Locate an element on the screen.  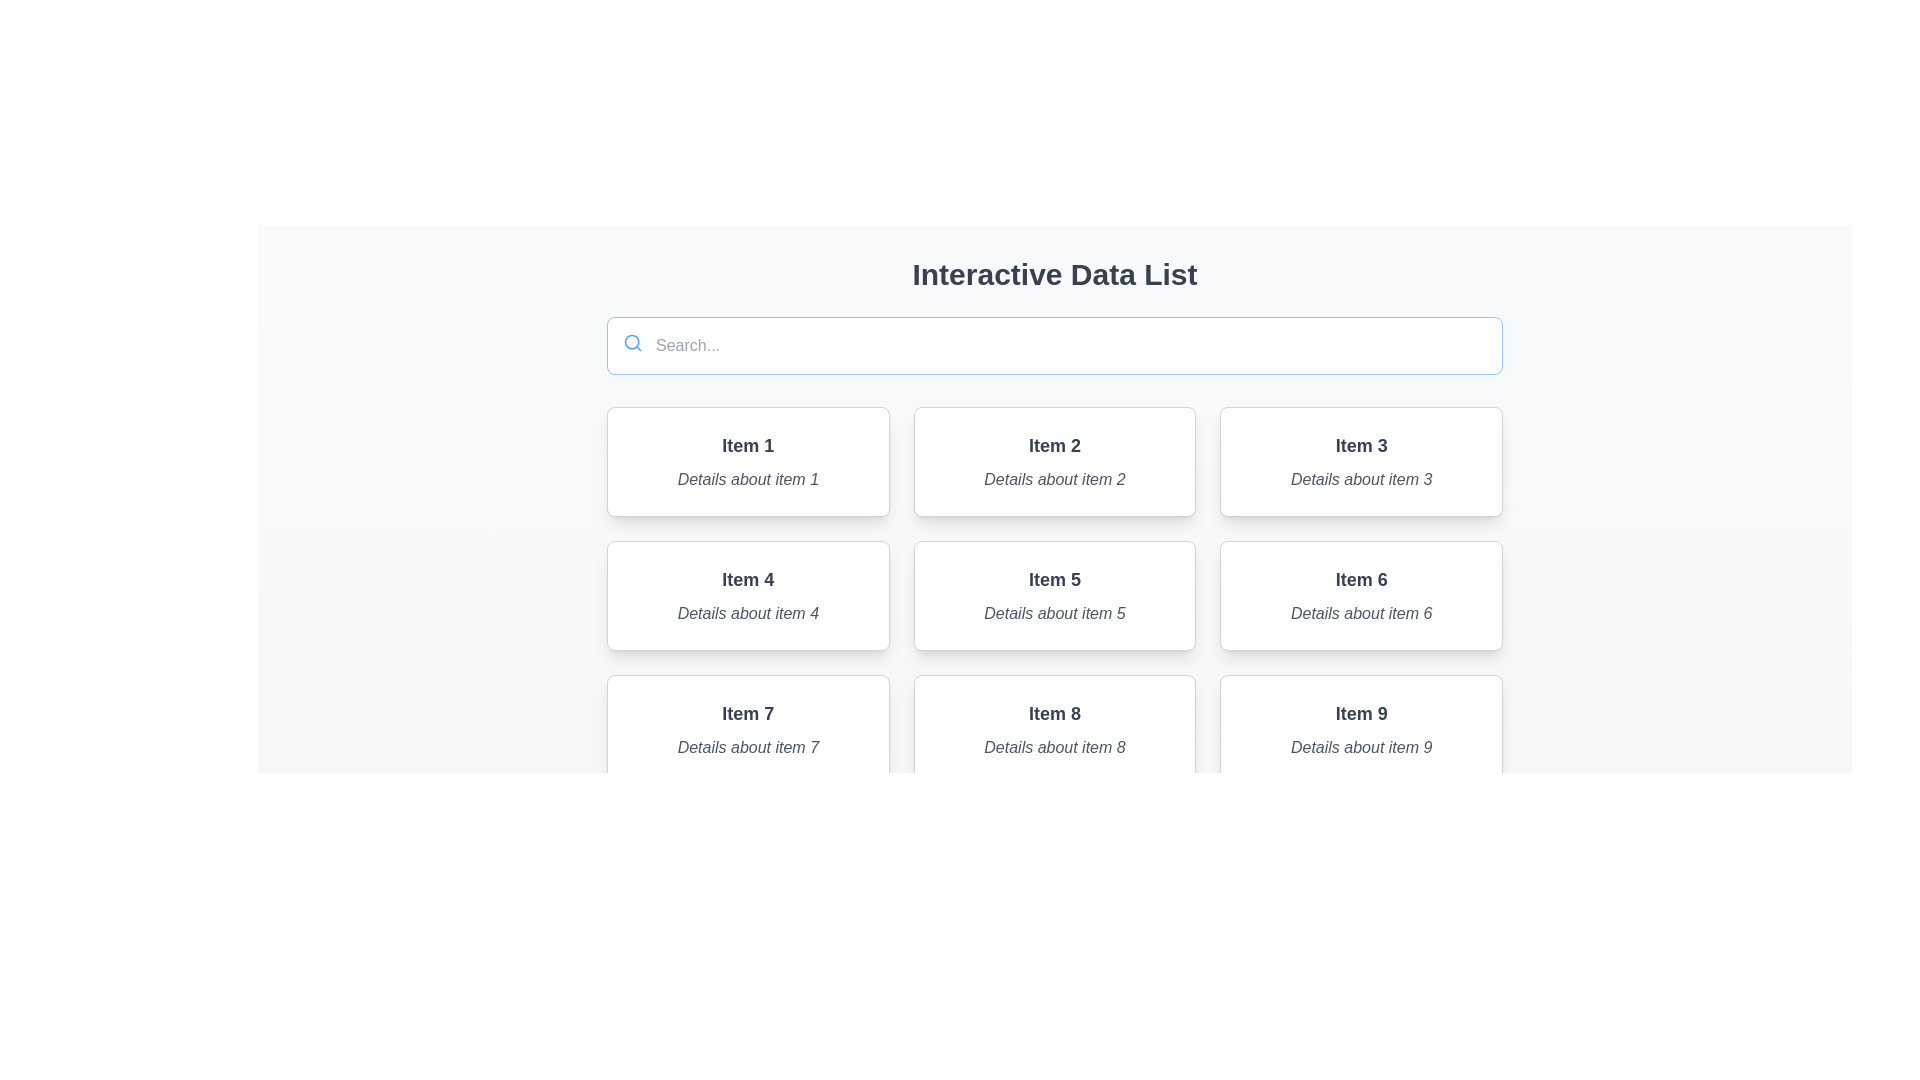
the ninth Card component in the three-column grid layout, which is located in the bottom-right corner of the visible area is located at coordinates (1360, 729).